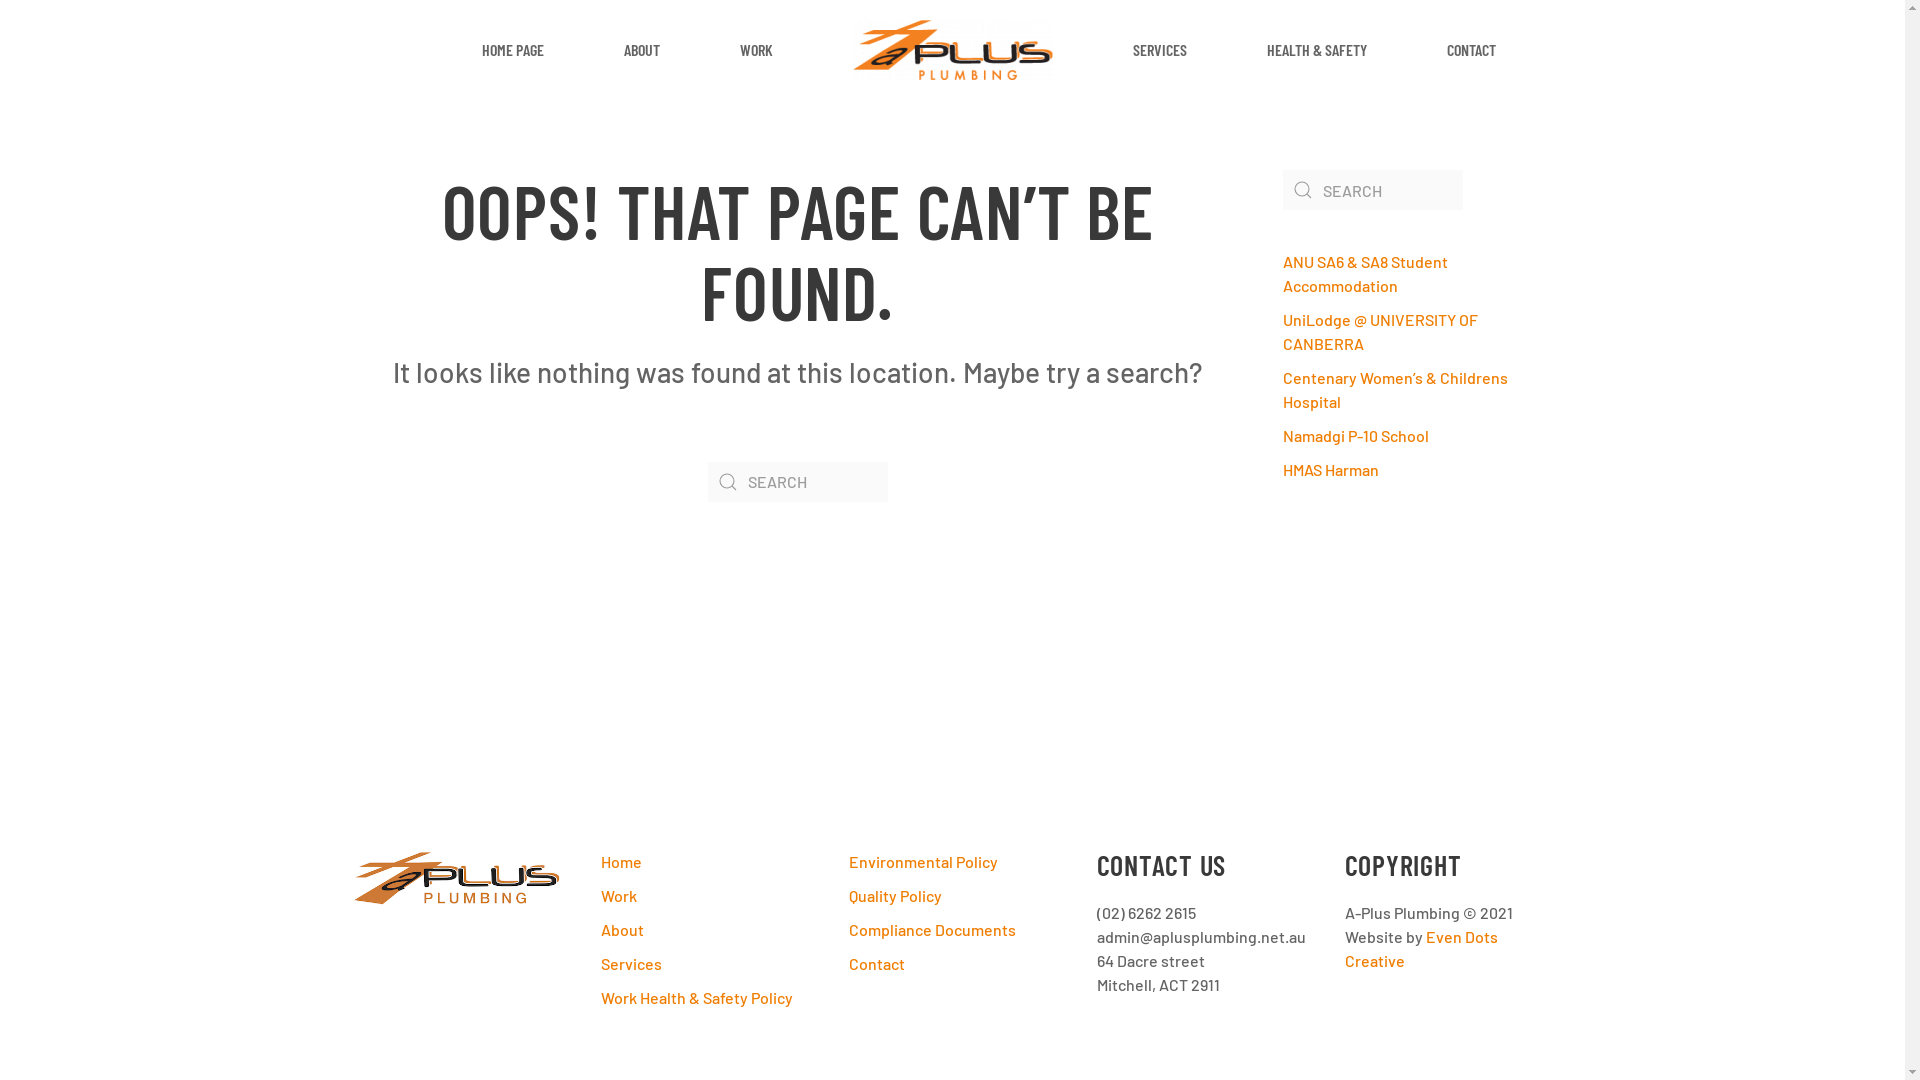 Image resolution: width=1920 pixels, height=1080 pixels. Describe the element at coordinates (950, 860) in the screenshot. I see `'Environmental Policy'` at that location.